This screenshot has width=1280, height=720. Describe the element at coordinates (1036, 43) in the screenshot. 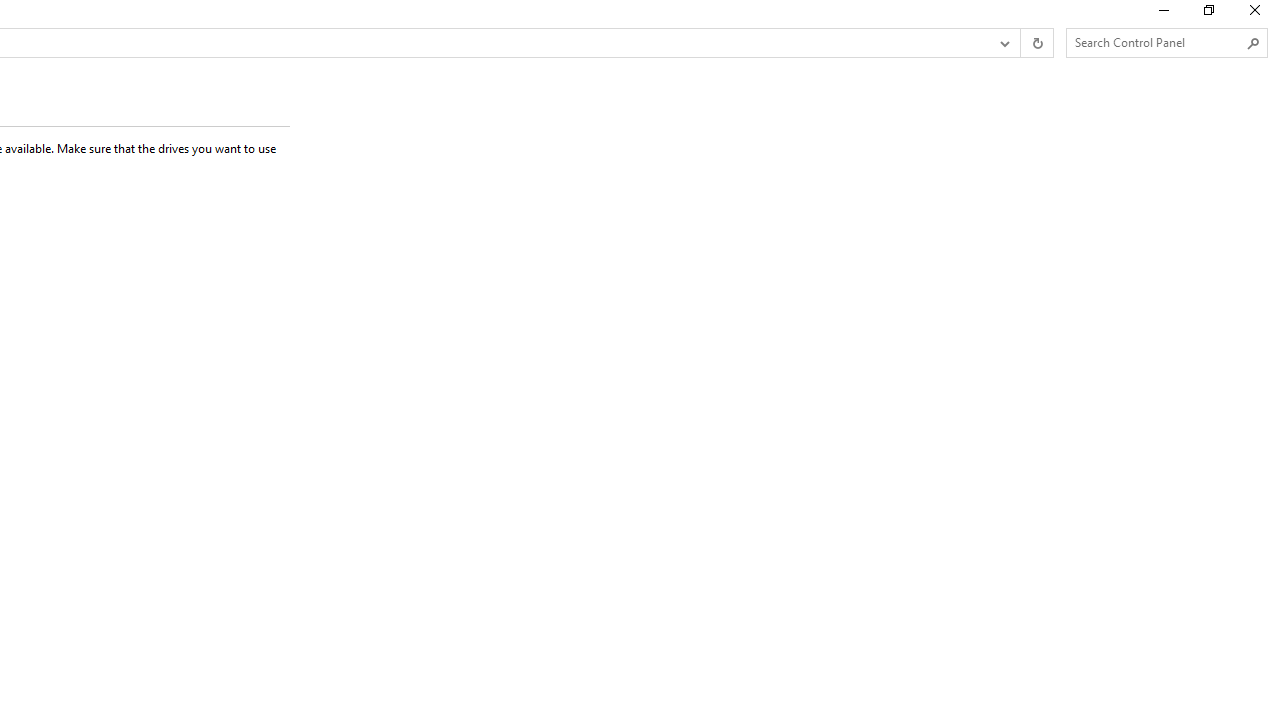

I see `'Refresh "Create a storage pool" (F5)'` at that location.